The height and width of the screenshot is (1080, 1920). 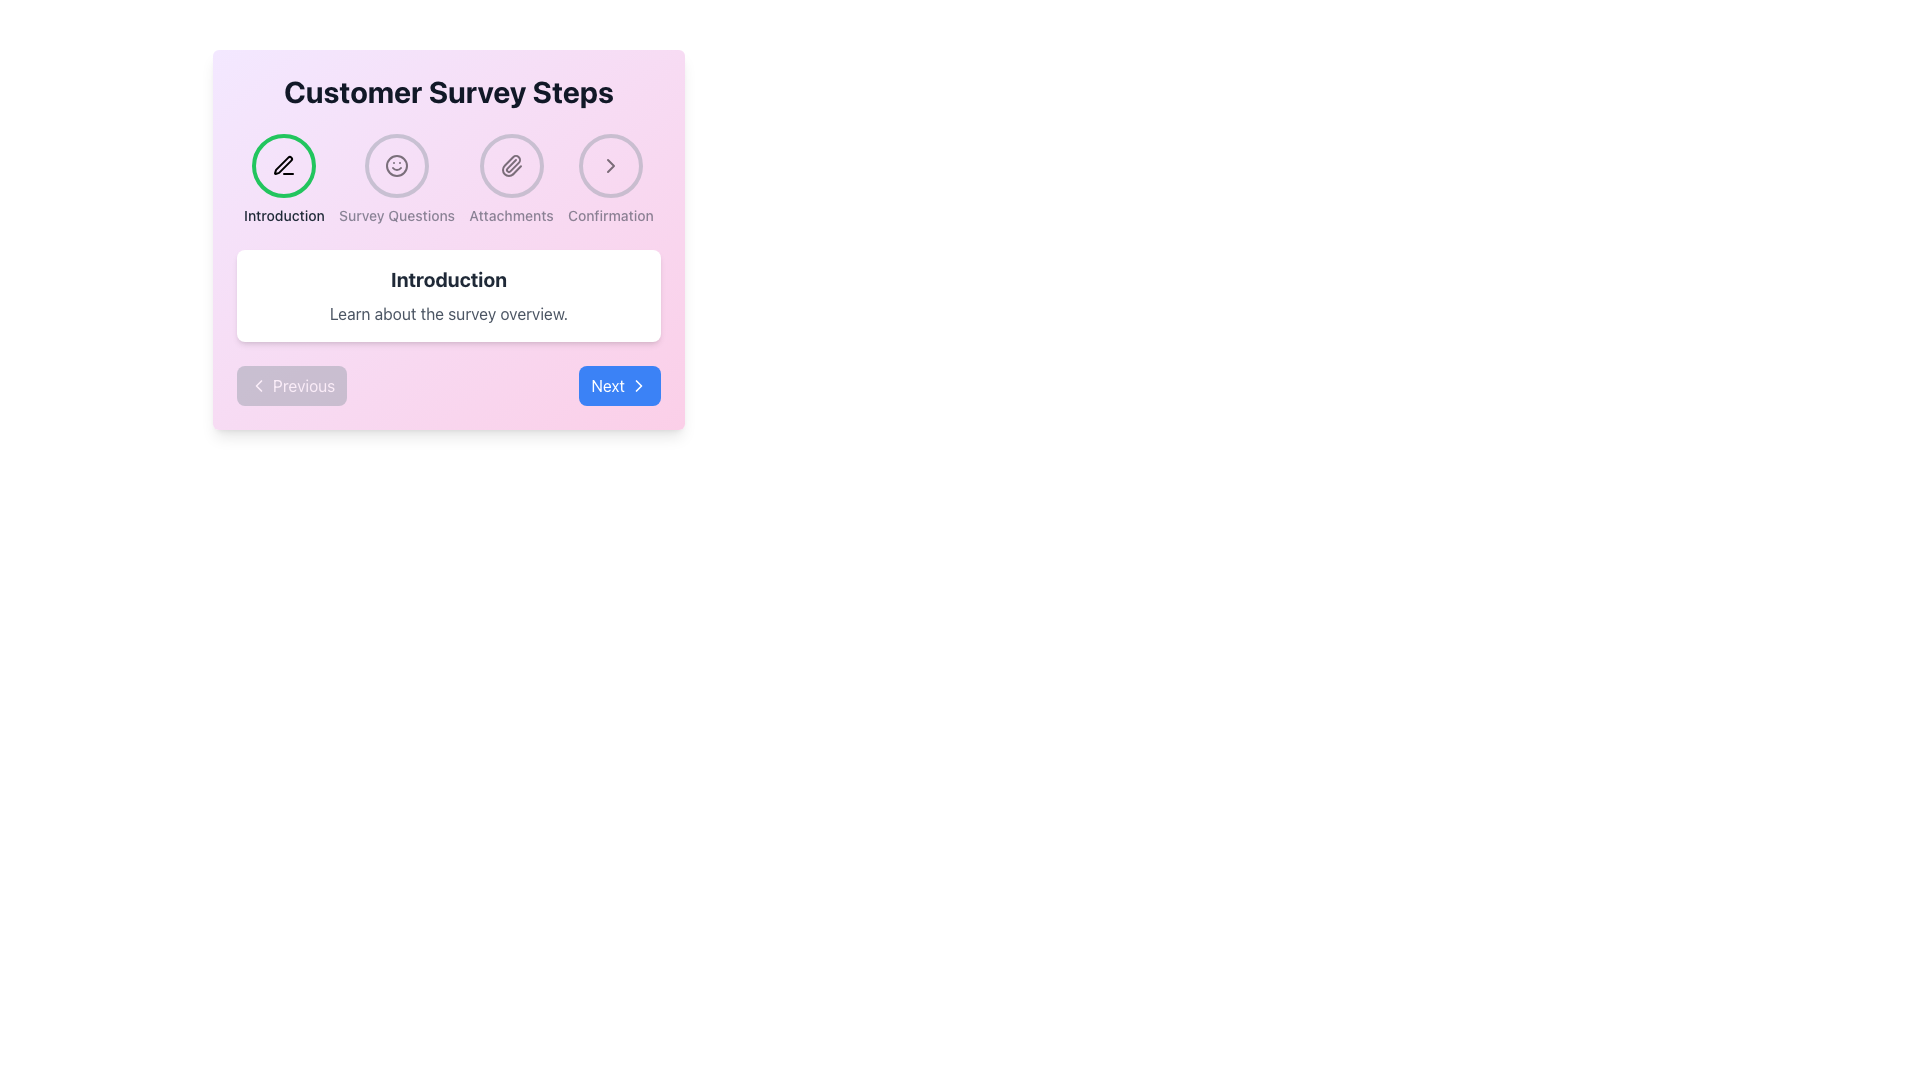 I want to click on the 'Next' button located in the bottom-right corner of the interface, which contains a chevron arrow icon indicating forward navigation, so click(x=637, y=385).